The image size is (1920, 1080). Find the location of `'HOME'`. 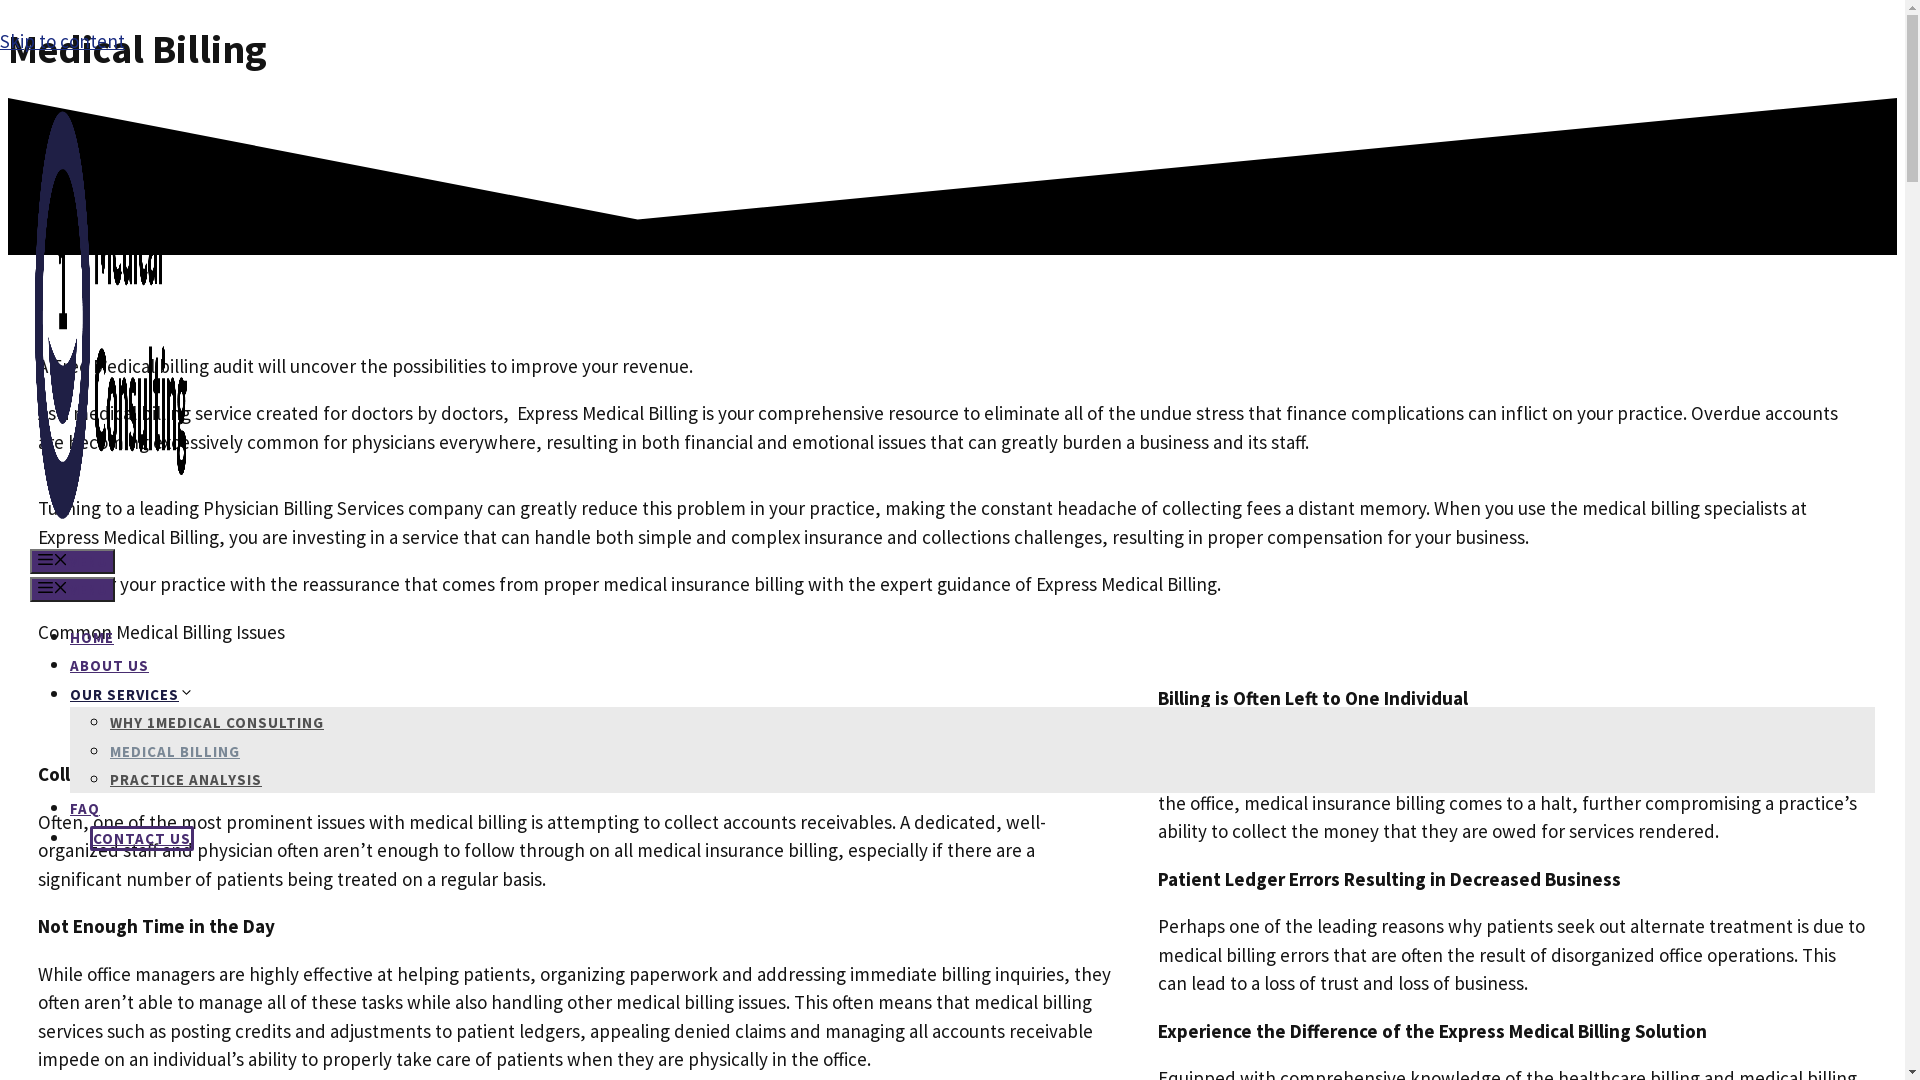

'HOME' is located at coordinates (90, 637).